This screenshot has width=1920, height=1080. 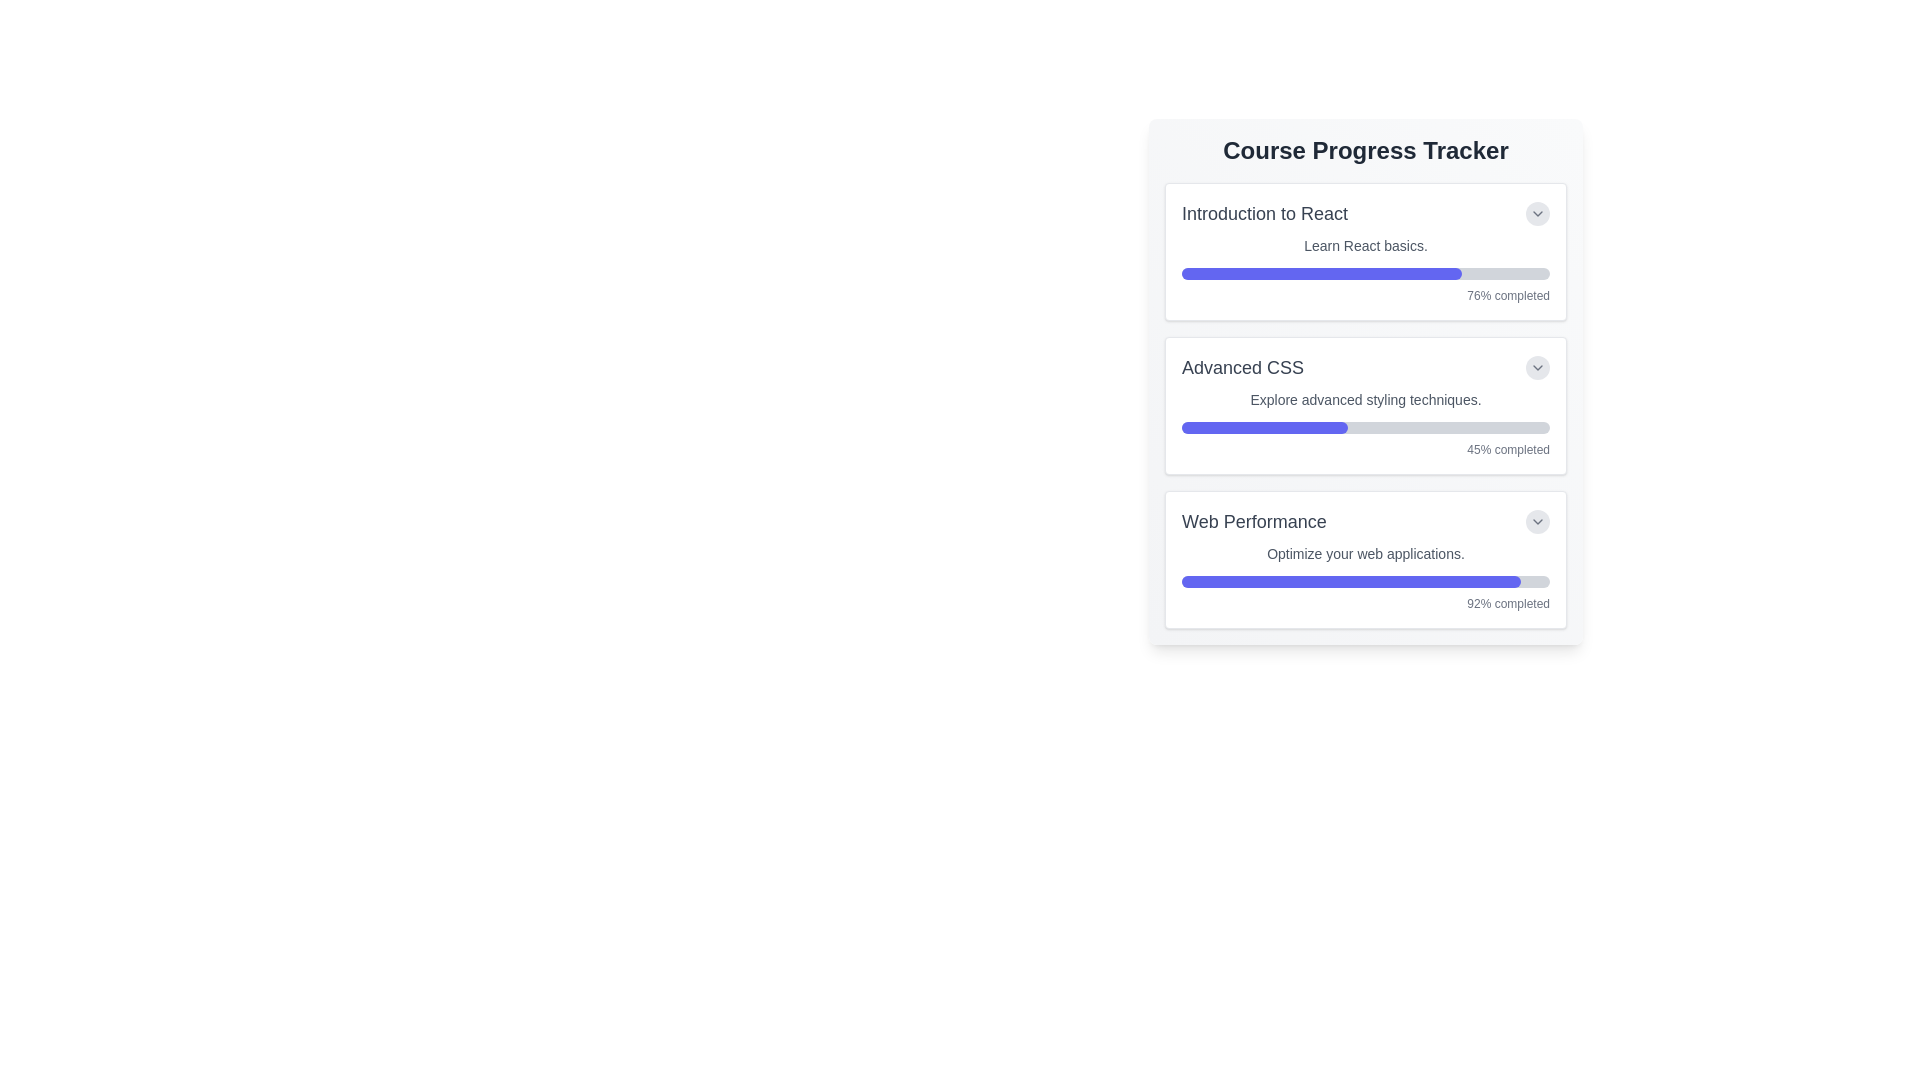 I want to click on the text label displaying 'Web Performance' located in the third section of the 'Course Progress Tracker', so click(x=1253, y=520).